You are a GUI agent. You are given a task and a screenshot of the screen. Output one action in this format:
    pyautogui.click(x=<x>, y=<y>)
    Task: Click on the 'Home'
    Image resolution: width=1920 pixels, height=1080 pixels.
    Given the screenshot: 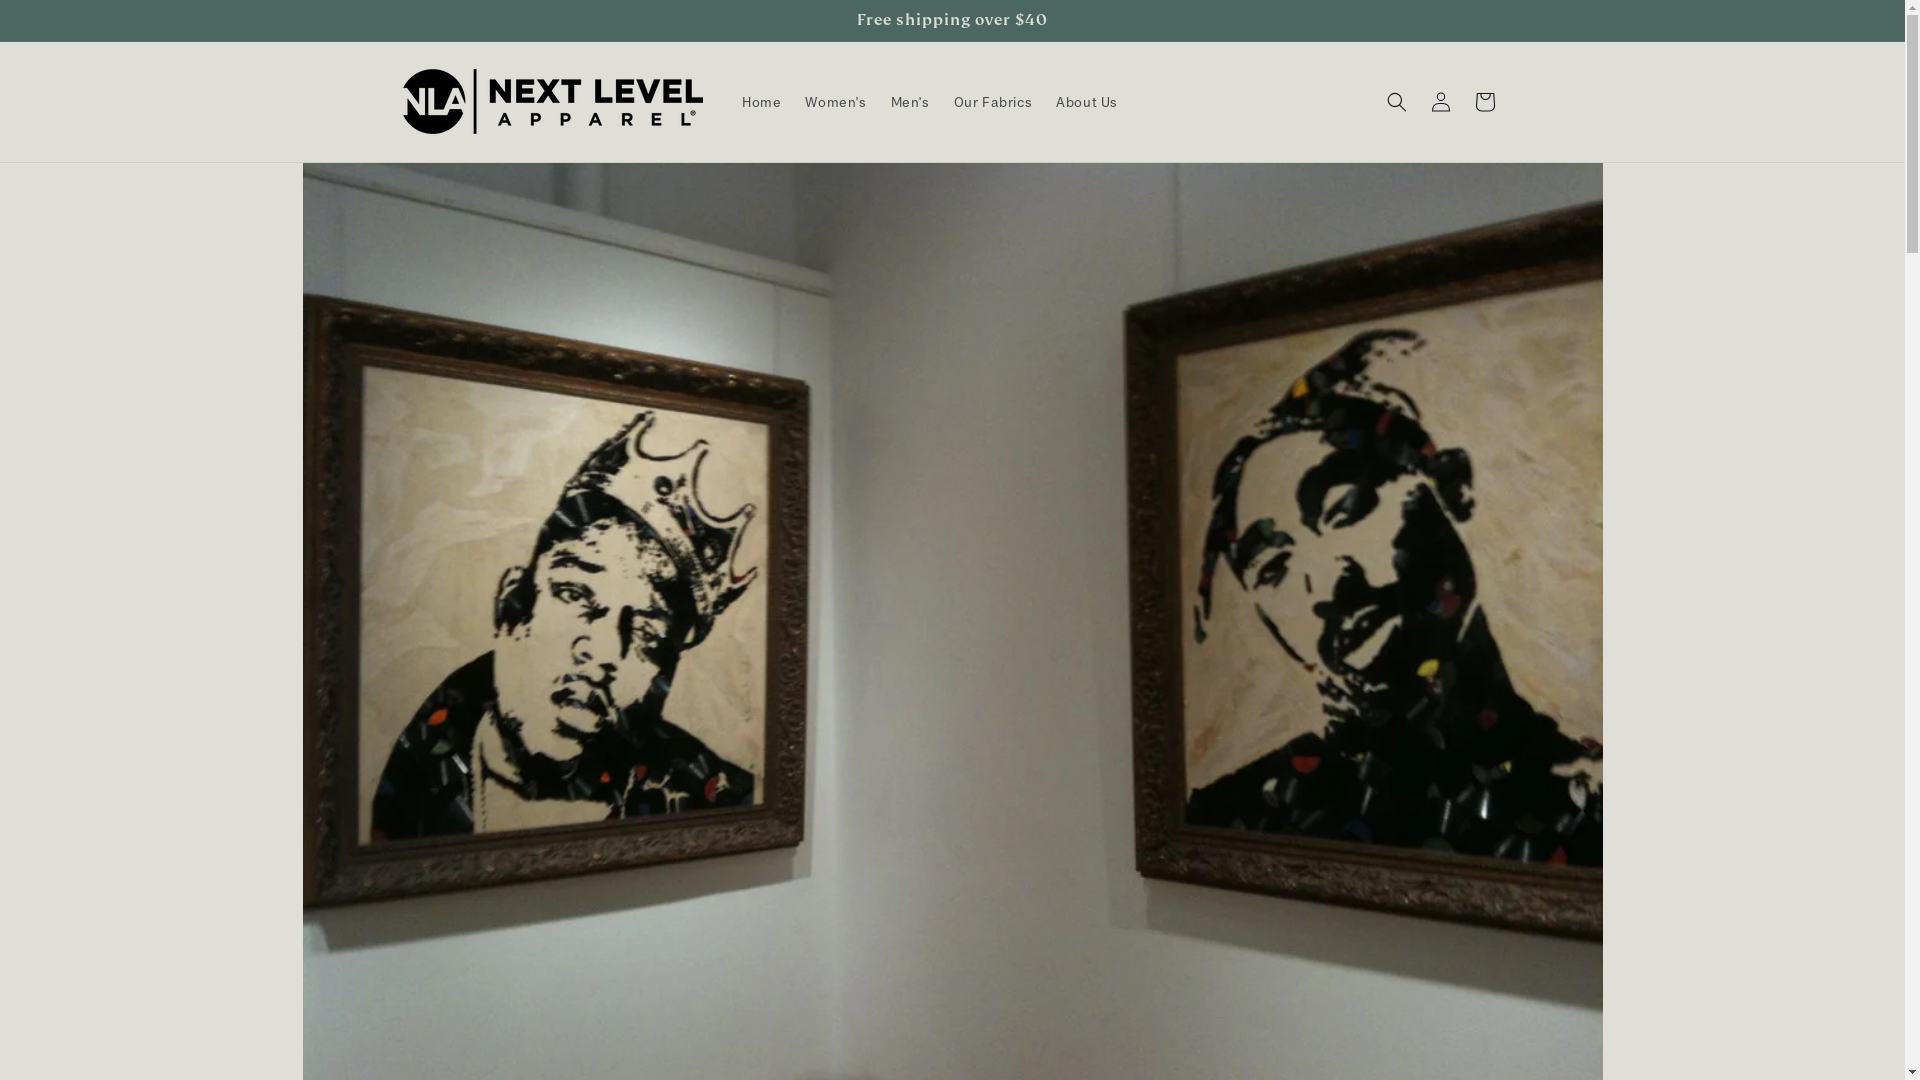 What is the action you would take?
    pyautogui.click(x=760, y=101)
    